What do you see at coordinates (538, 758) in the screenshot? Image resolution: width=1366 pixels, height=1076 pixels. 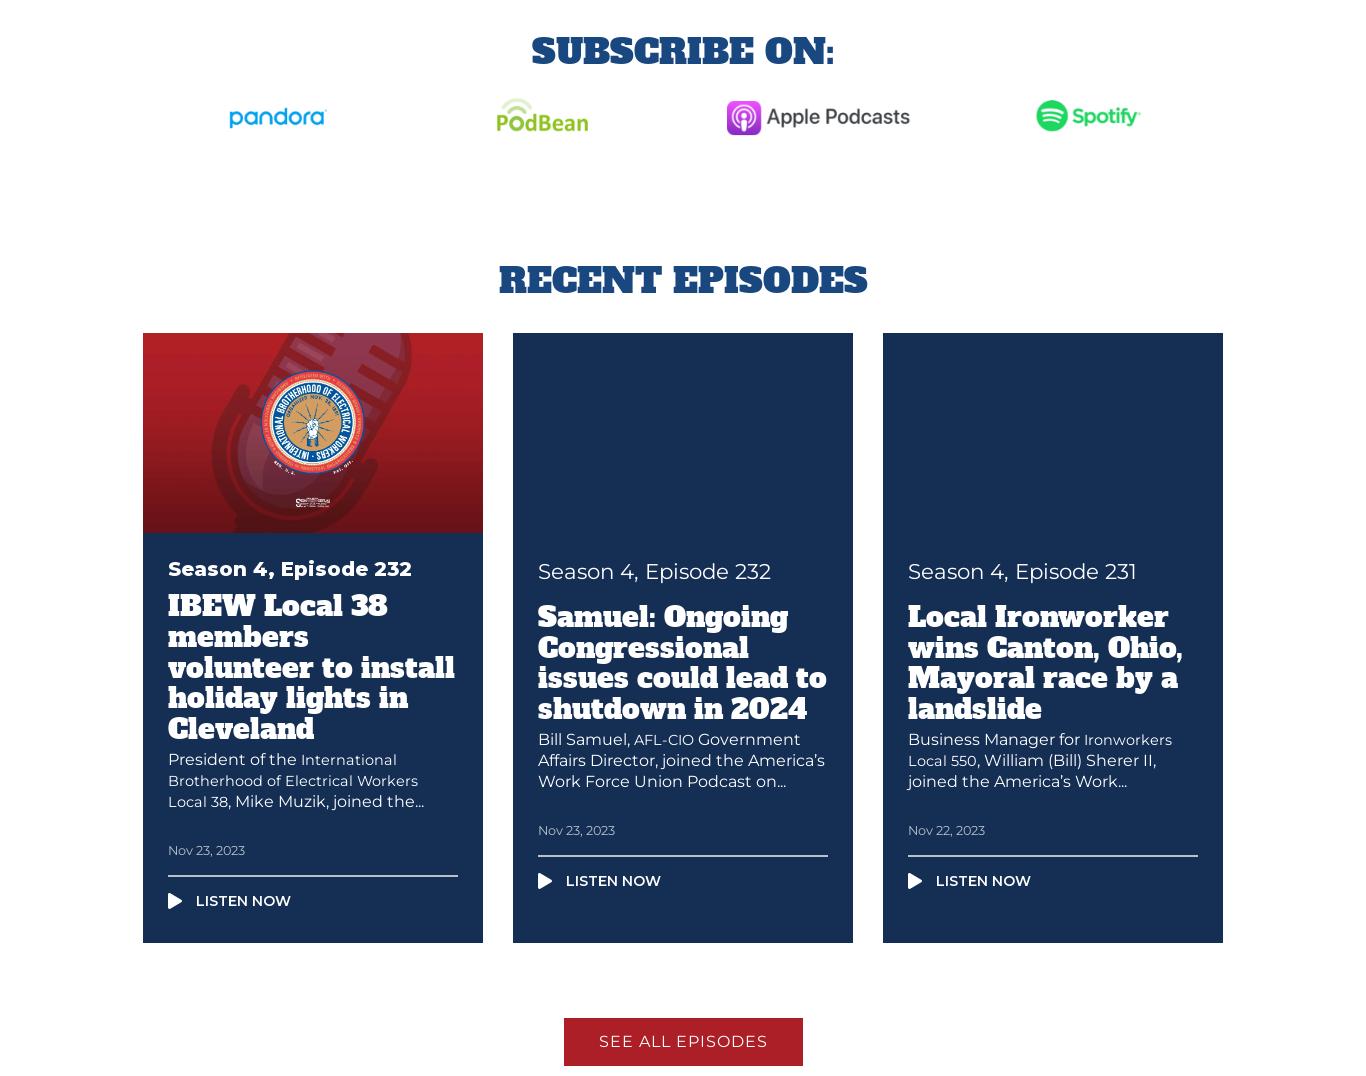 I see `'Government Affairs Director, joined the America’s Work Force Union Podcast on...'` at bounding box center [538, 758].